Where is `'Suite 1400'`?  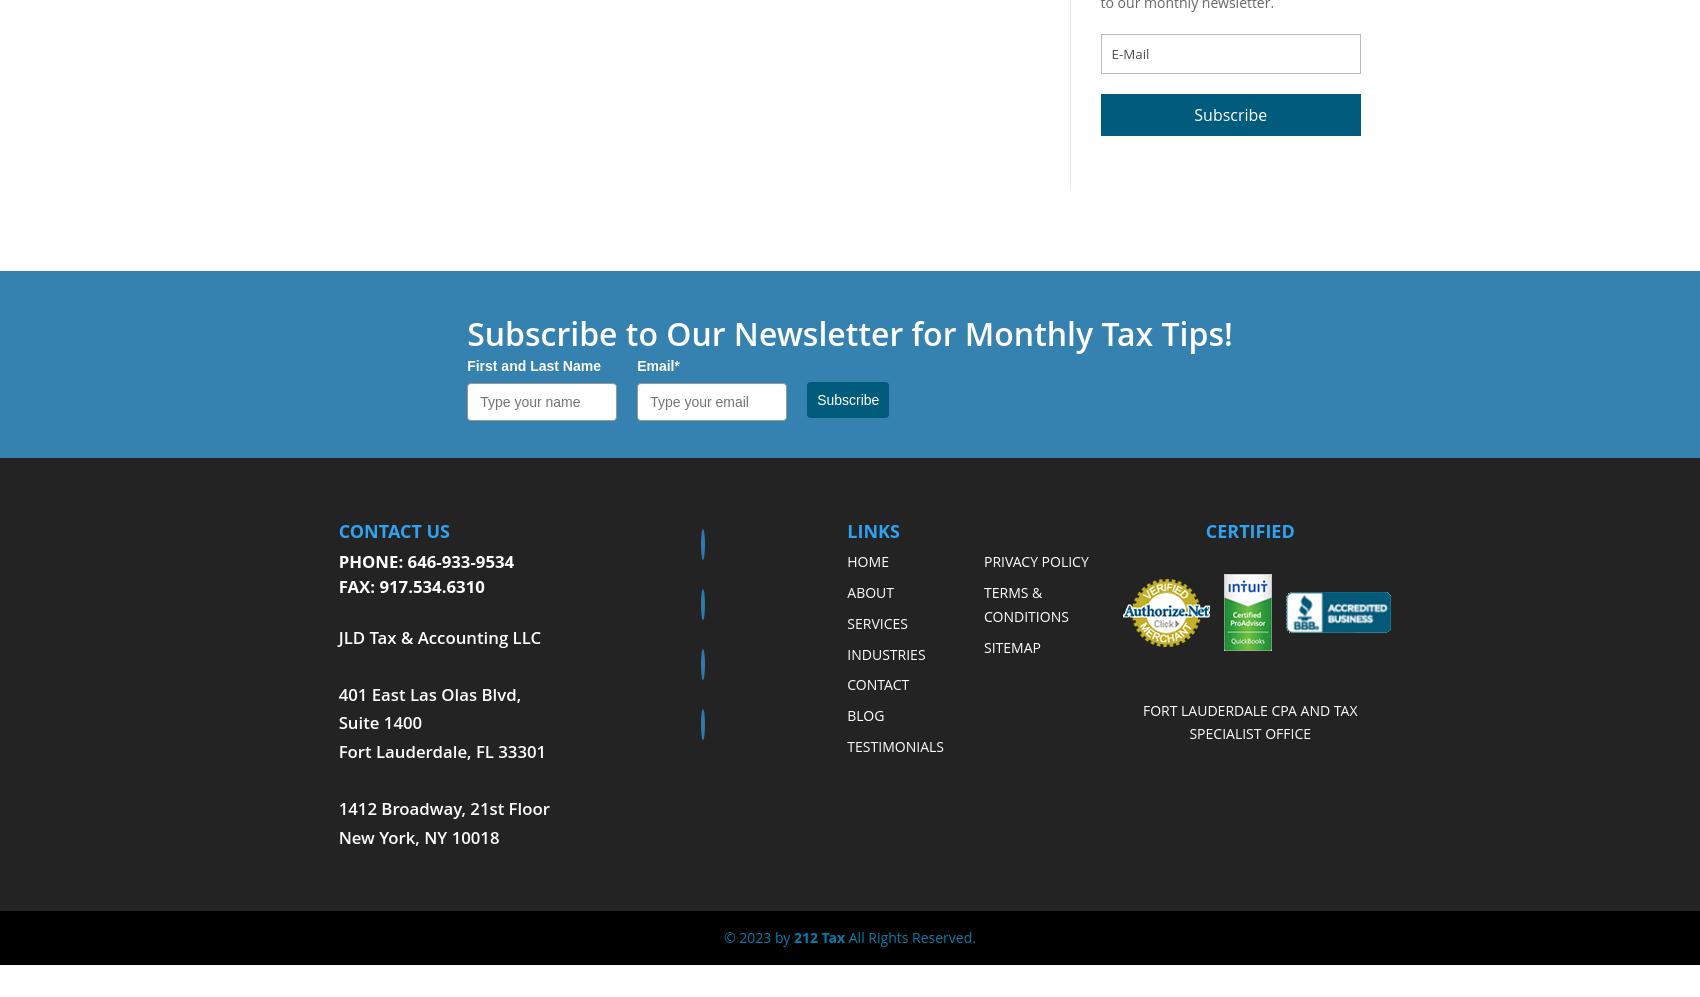 'Suite 1400' is located at coordinates (378, 721).